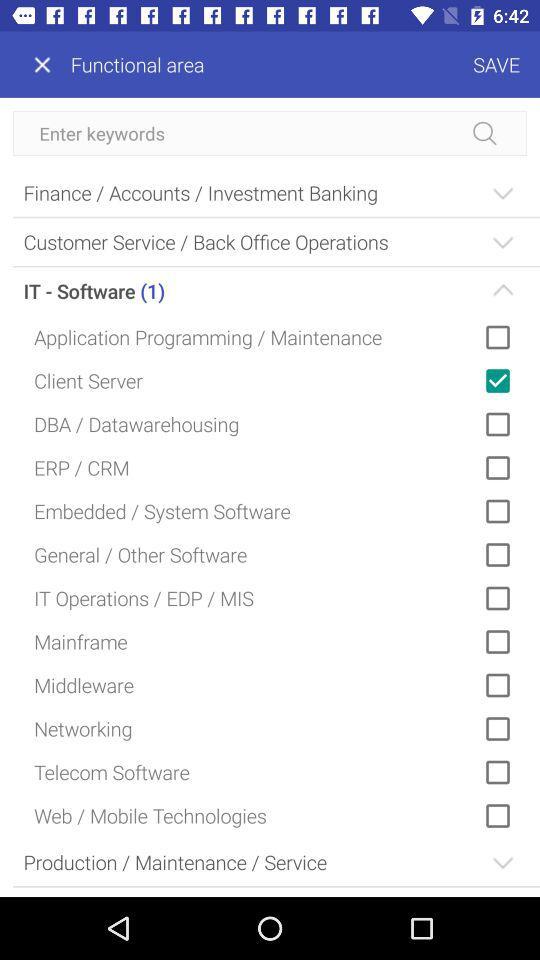  I want to click on search bar, so click(270, 132).